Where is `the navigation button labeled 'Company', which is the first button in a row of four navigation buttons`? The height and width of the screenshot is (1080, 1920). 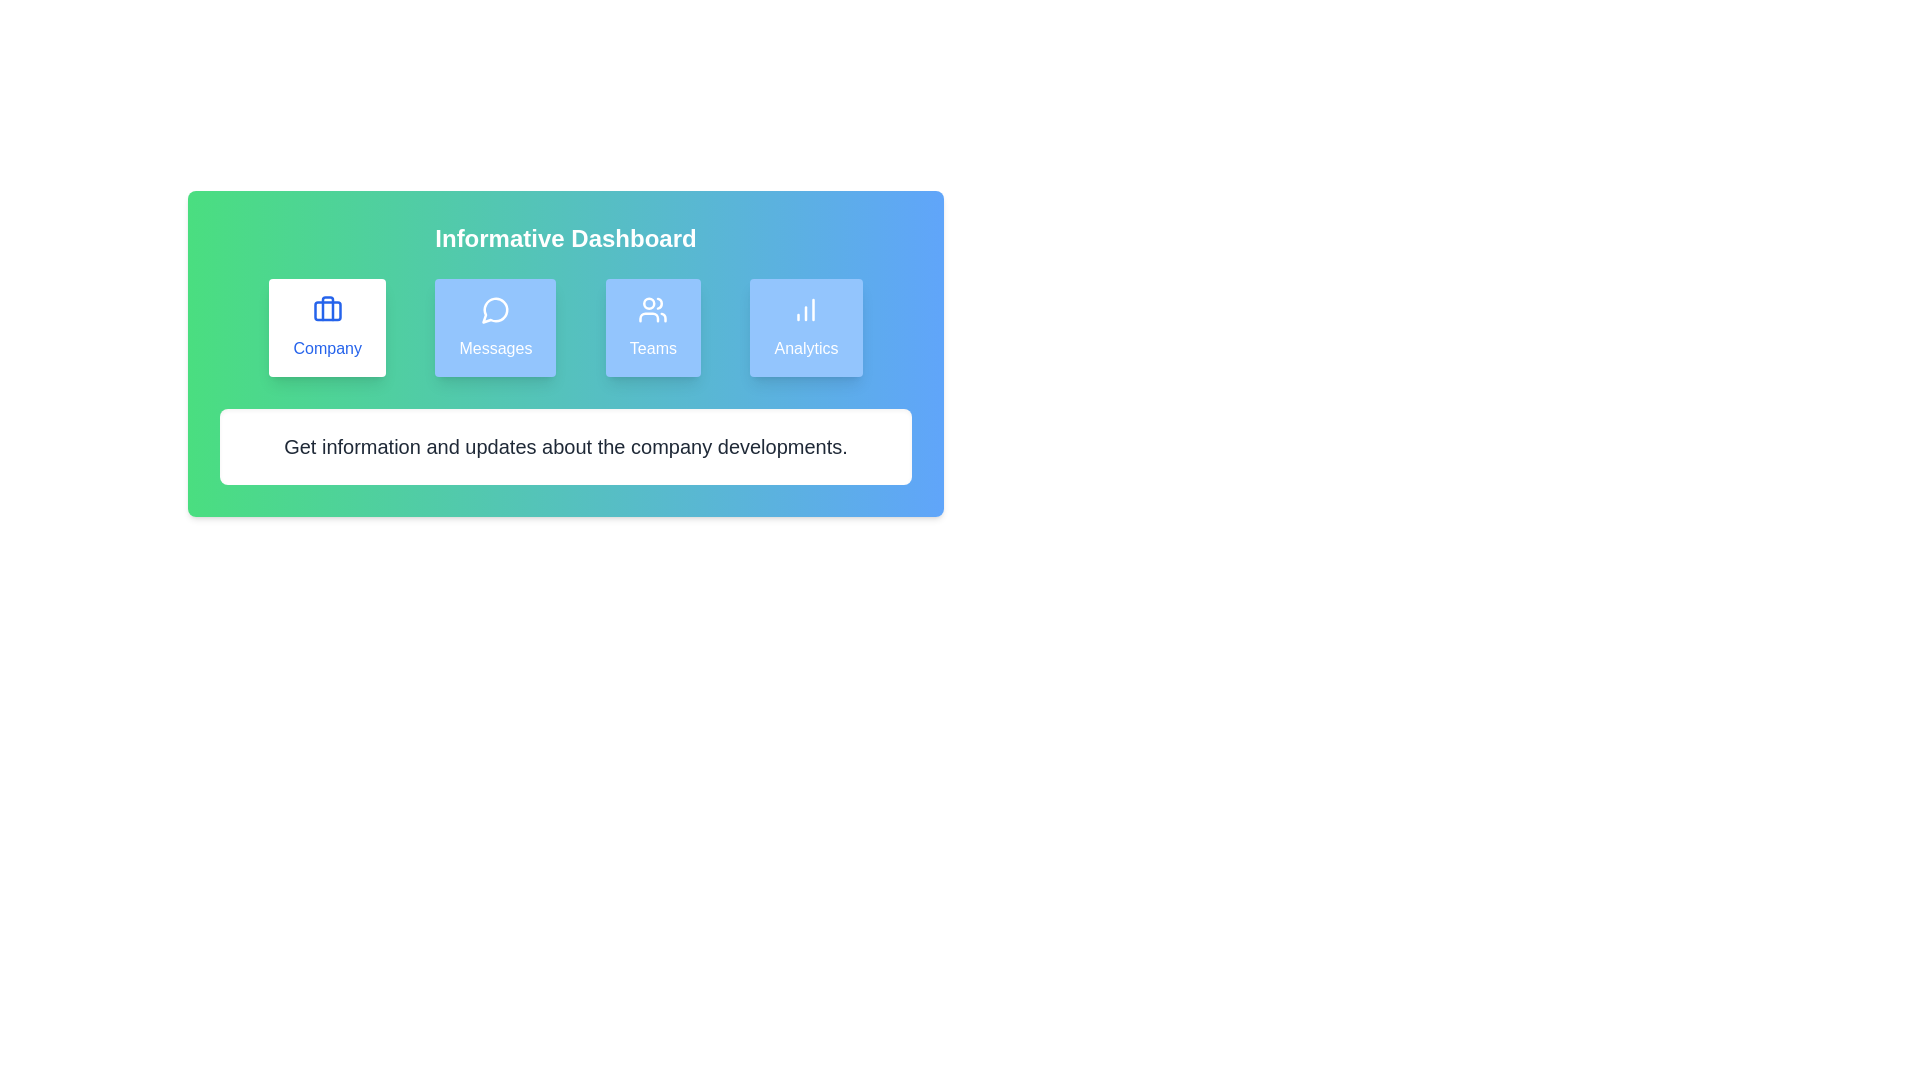 the navigation button labeled 'Company', which is the first button in a row of four navigation buttons is located at coordinates (327, 326).